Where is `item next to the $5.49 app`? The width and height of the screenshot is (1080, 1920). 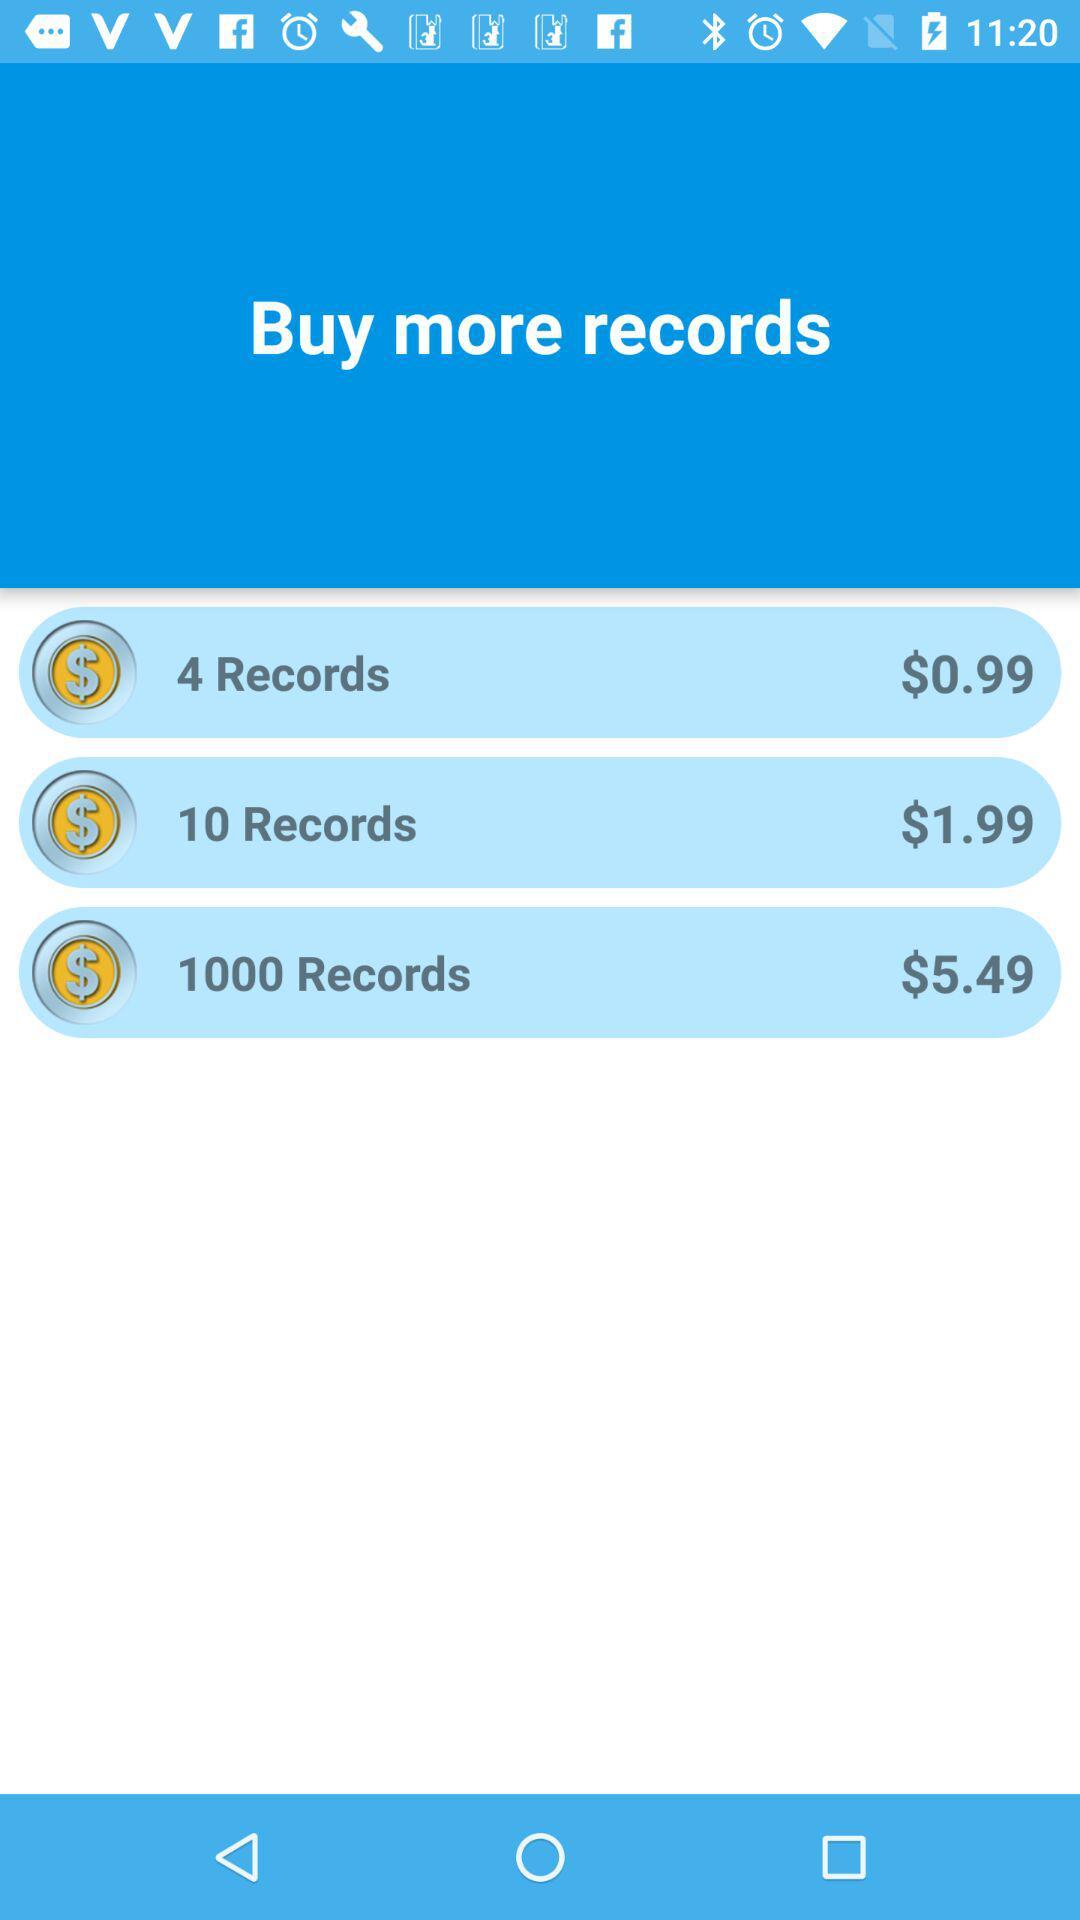 item next to the $5.49 app is located at coordinates (510, 972).